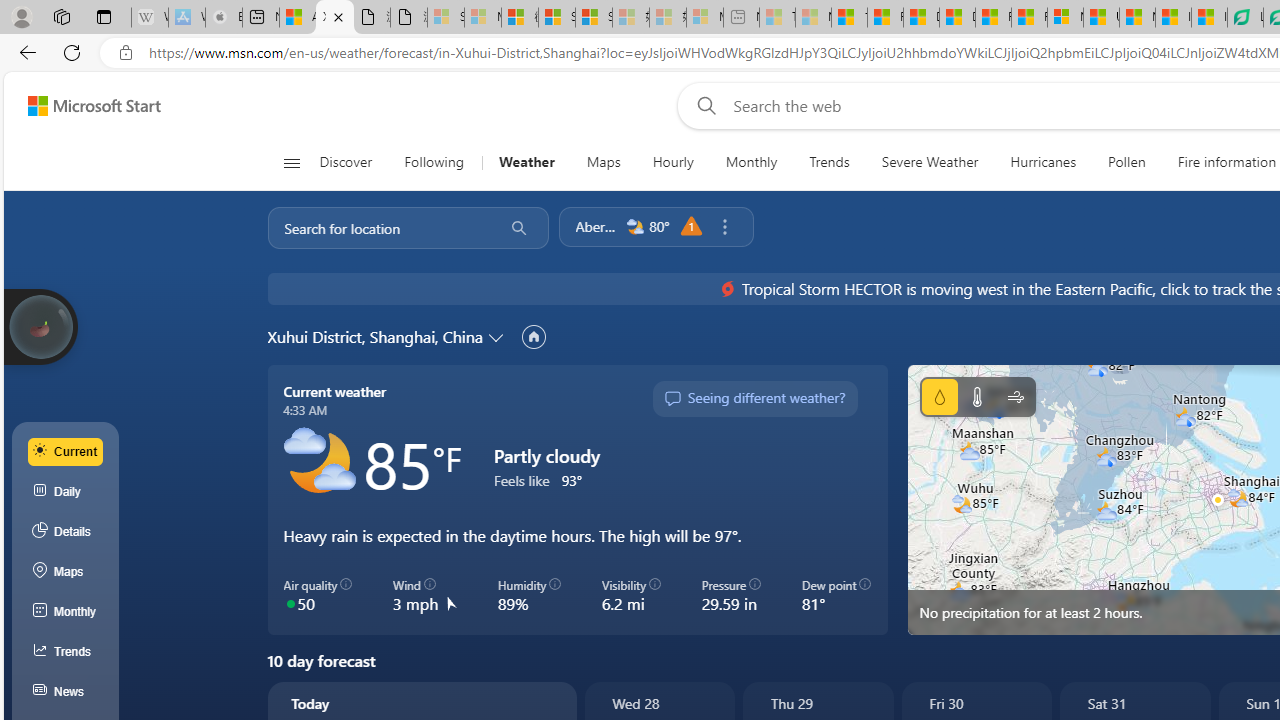 The image size is (1280, 720). I want to click on 'Wind 3 mph', so click(423, 594).